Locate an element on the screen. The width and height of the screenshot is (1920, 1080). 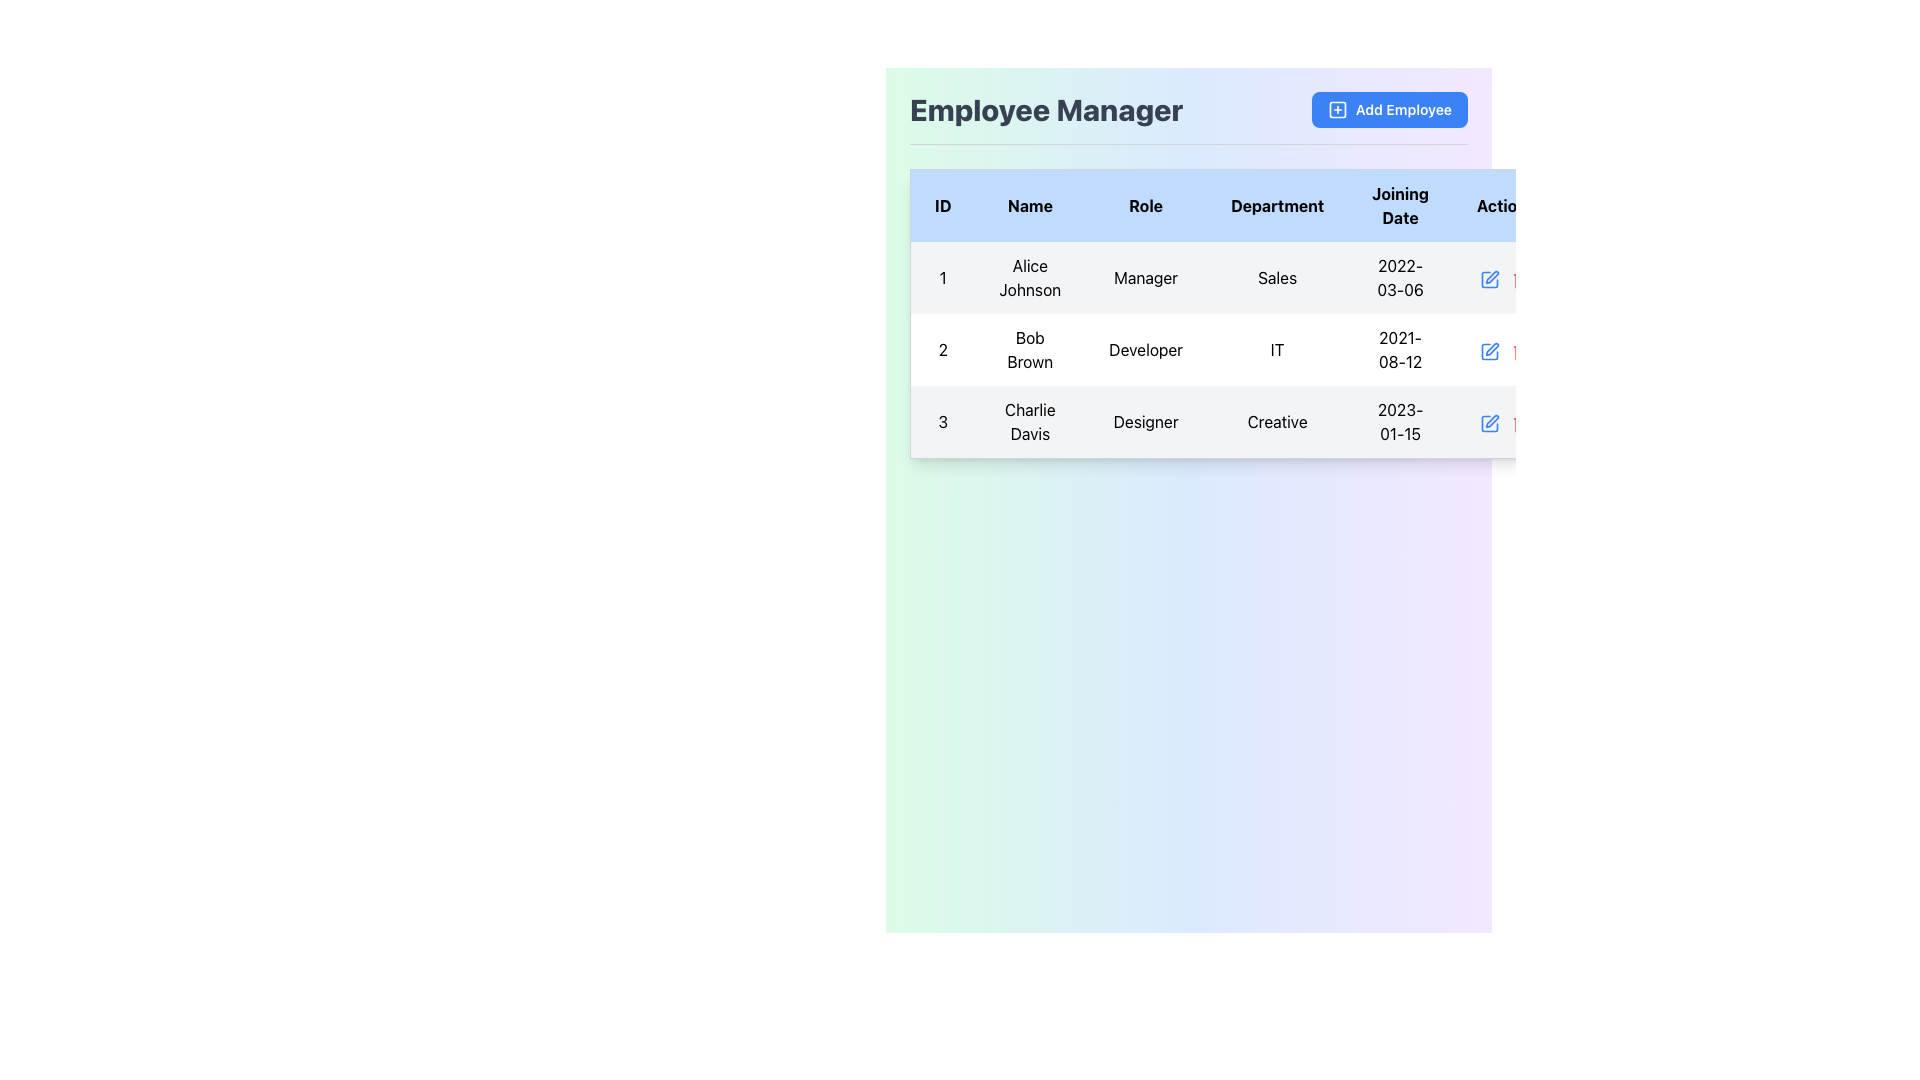
the edit icon button in the 'Actions' column of the first row in the table, which allows modification of the associated data entry for 'Alice Johnson' is located at coordinates (1490, 279).